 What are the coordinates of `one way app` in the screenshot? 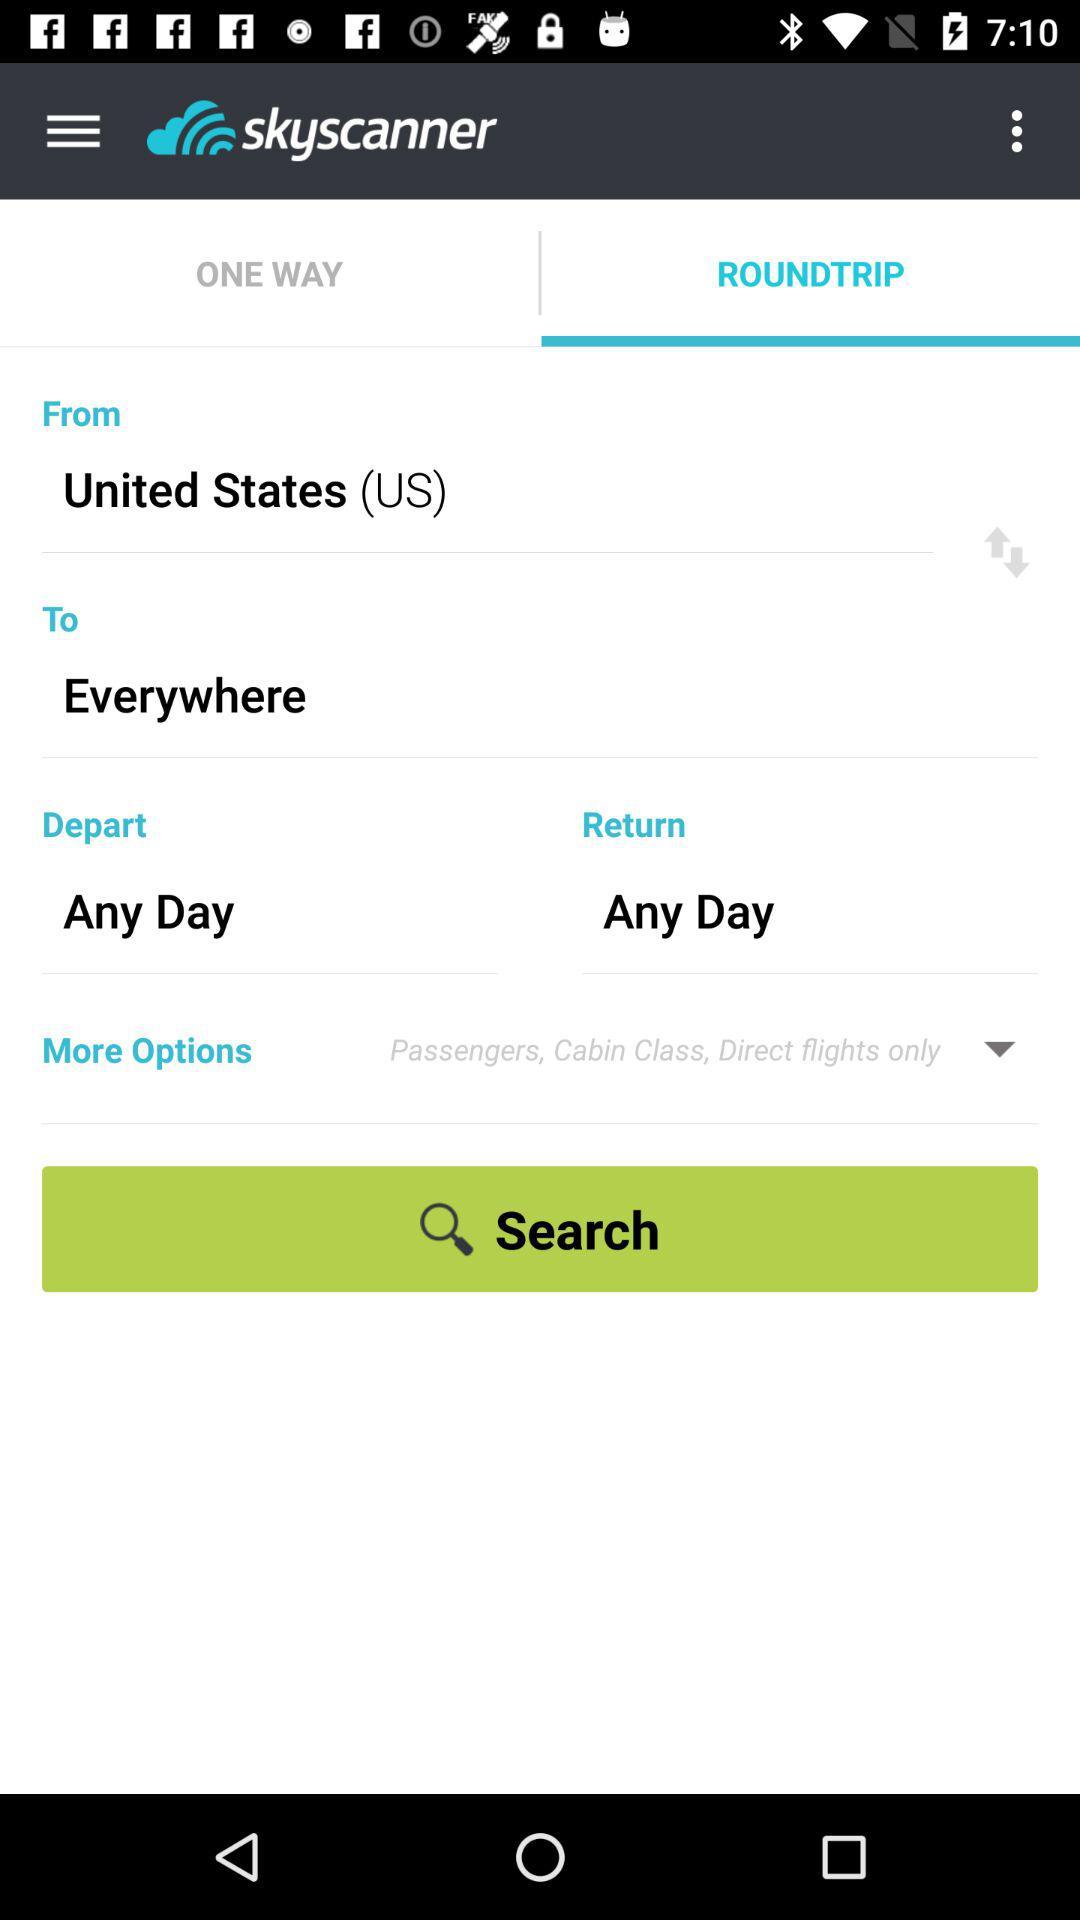 It's located at (268, 272).